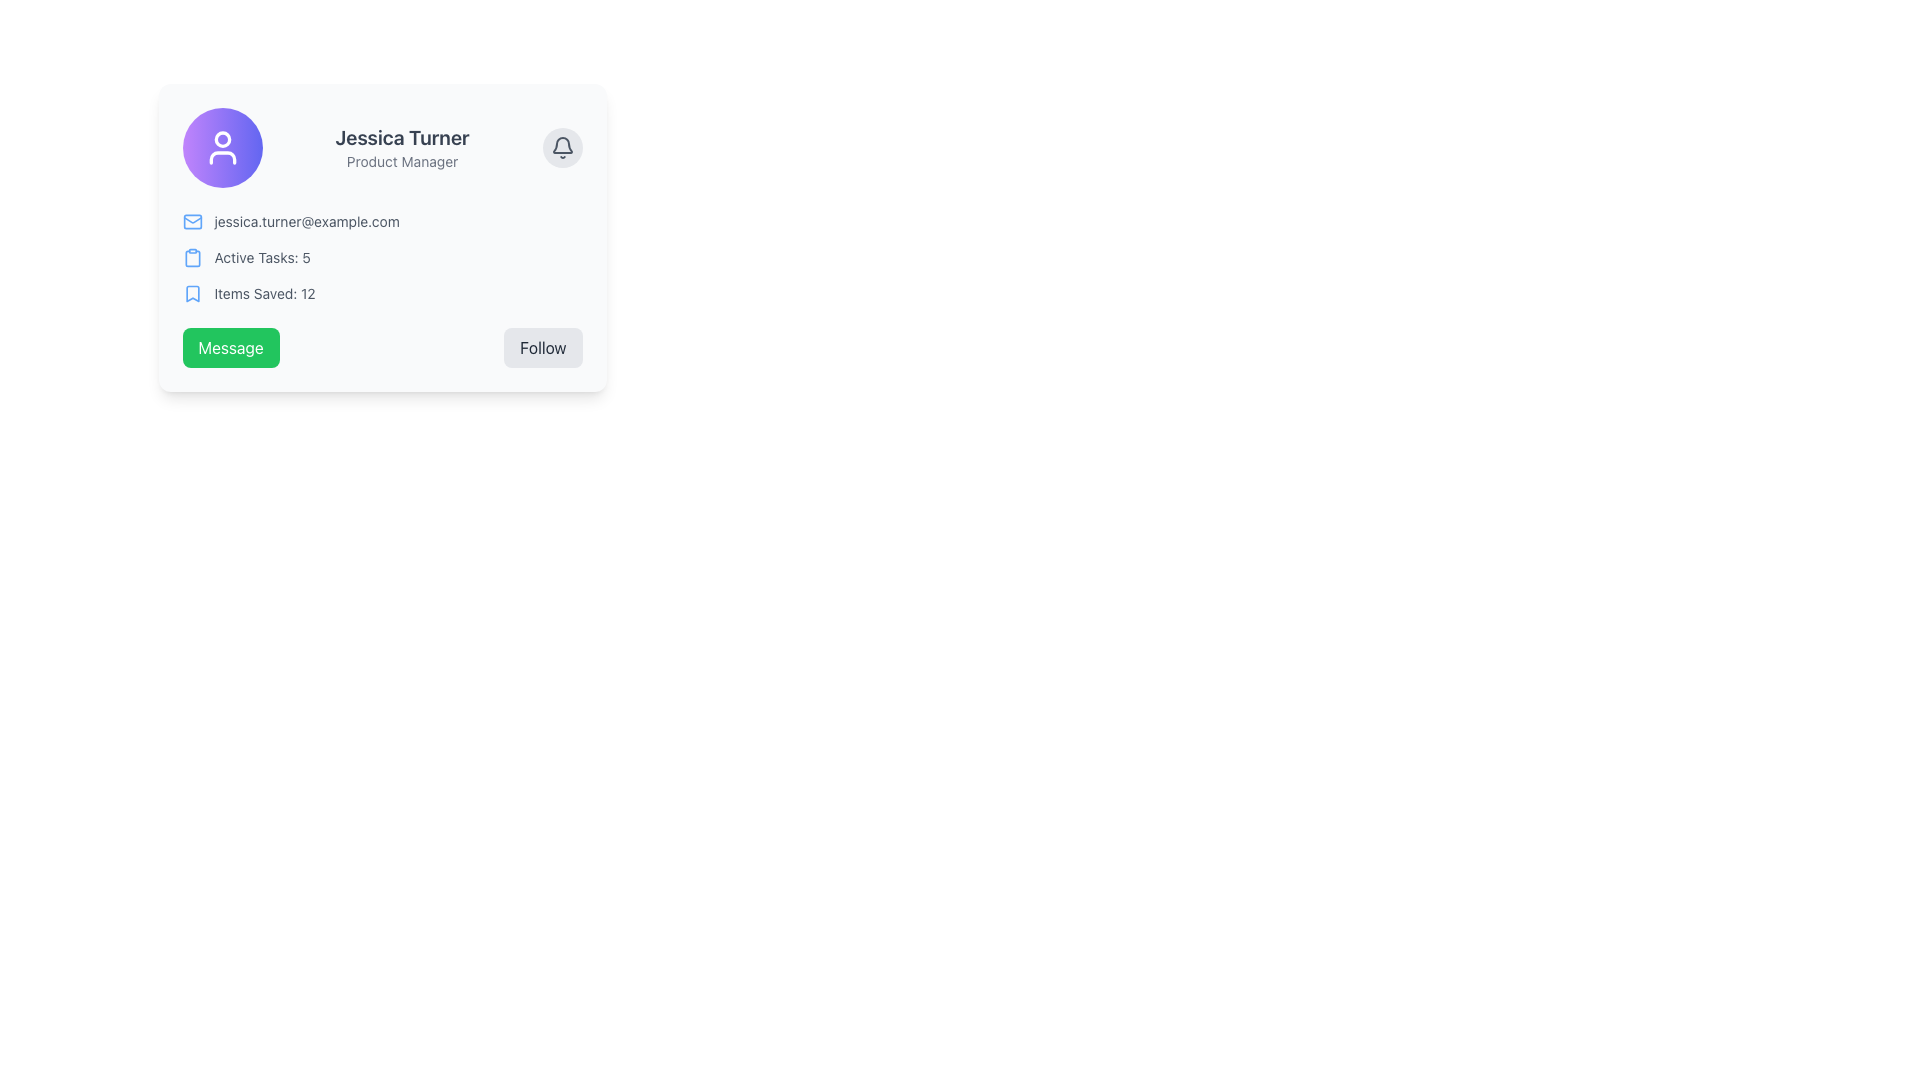 The image size is (1920, 1080). Describe the element at coordinates (192, 293) in the screenshot. I see `the save icon located to the left of the 'Items Saved: 12' text within the user details card` at that location.